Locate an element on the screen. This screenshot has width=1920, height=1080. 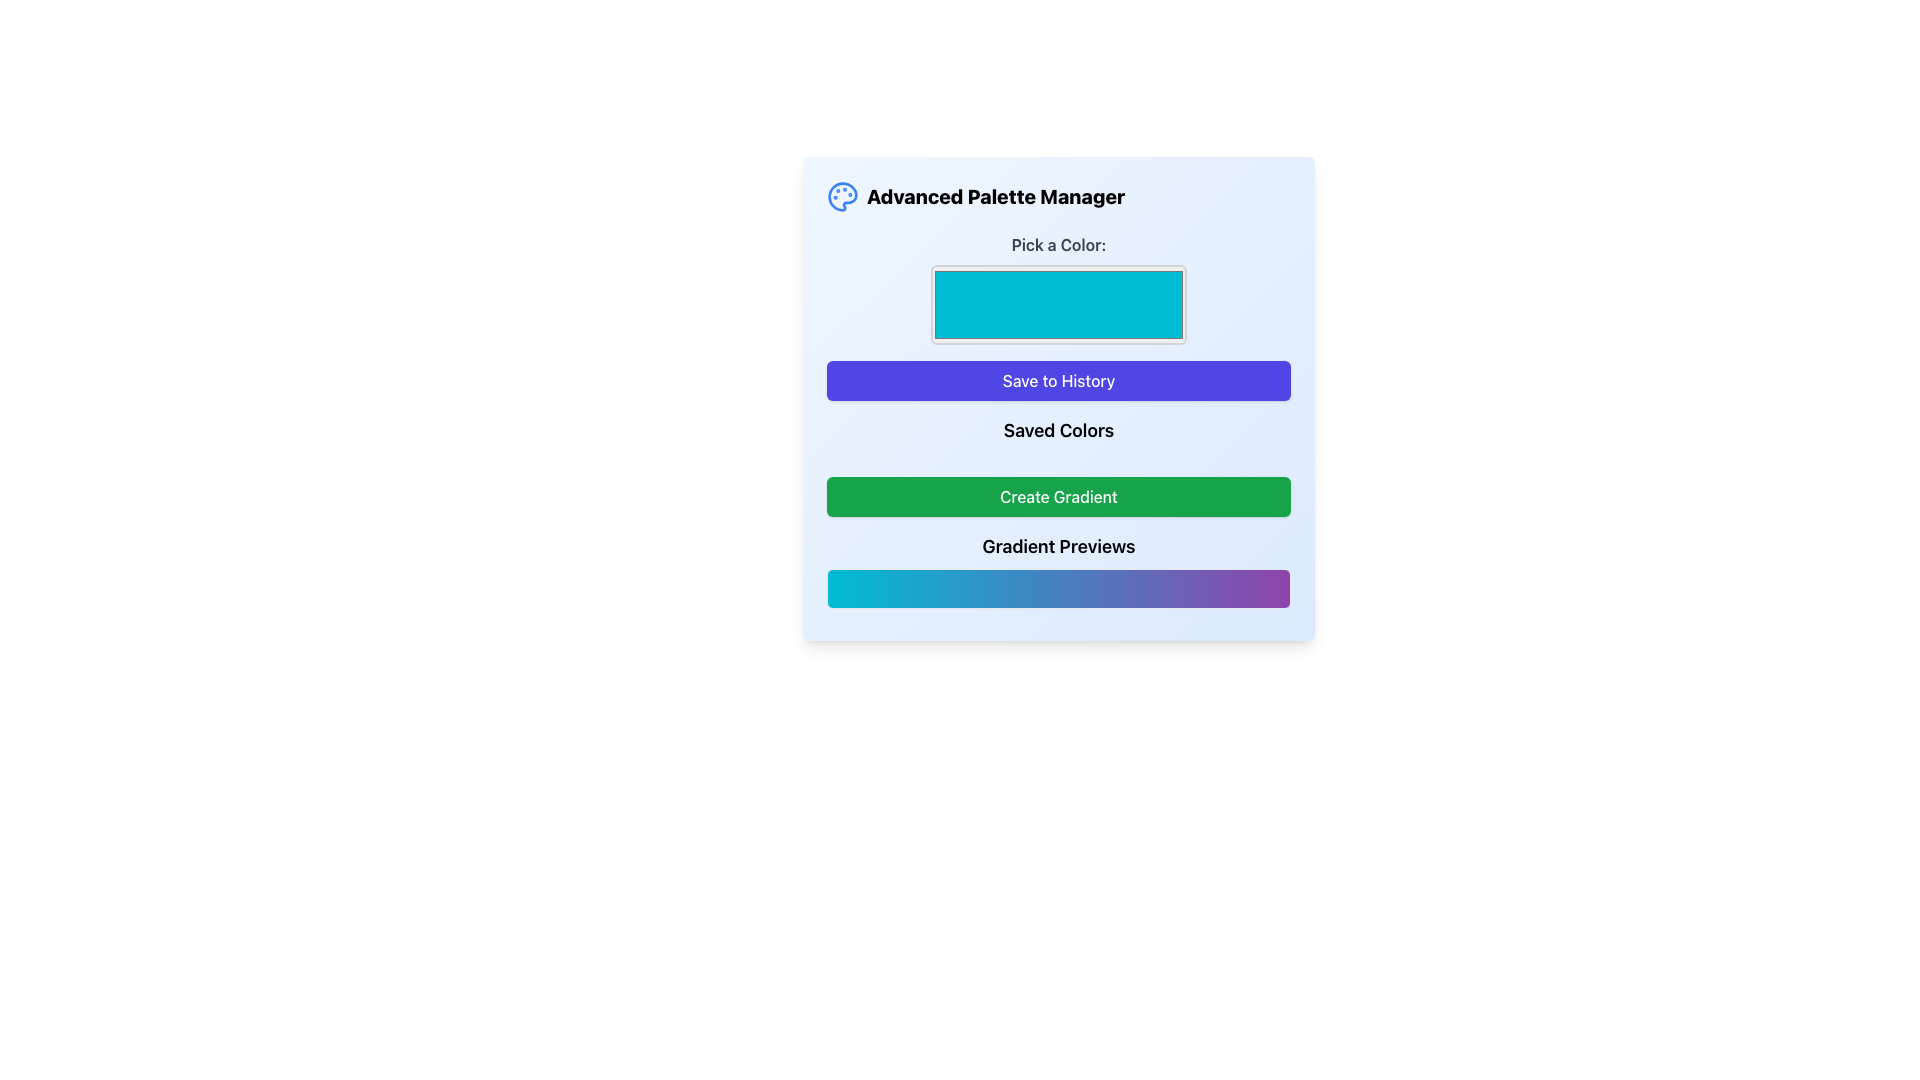
the 'Save to History' button with a solid indigo background and white text, located below the 'Pick a Color:' text and above the 'Saved Colors' label is located at coordinates (1058, 398).